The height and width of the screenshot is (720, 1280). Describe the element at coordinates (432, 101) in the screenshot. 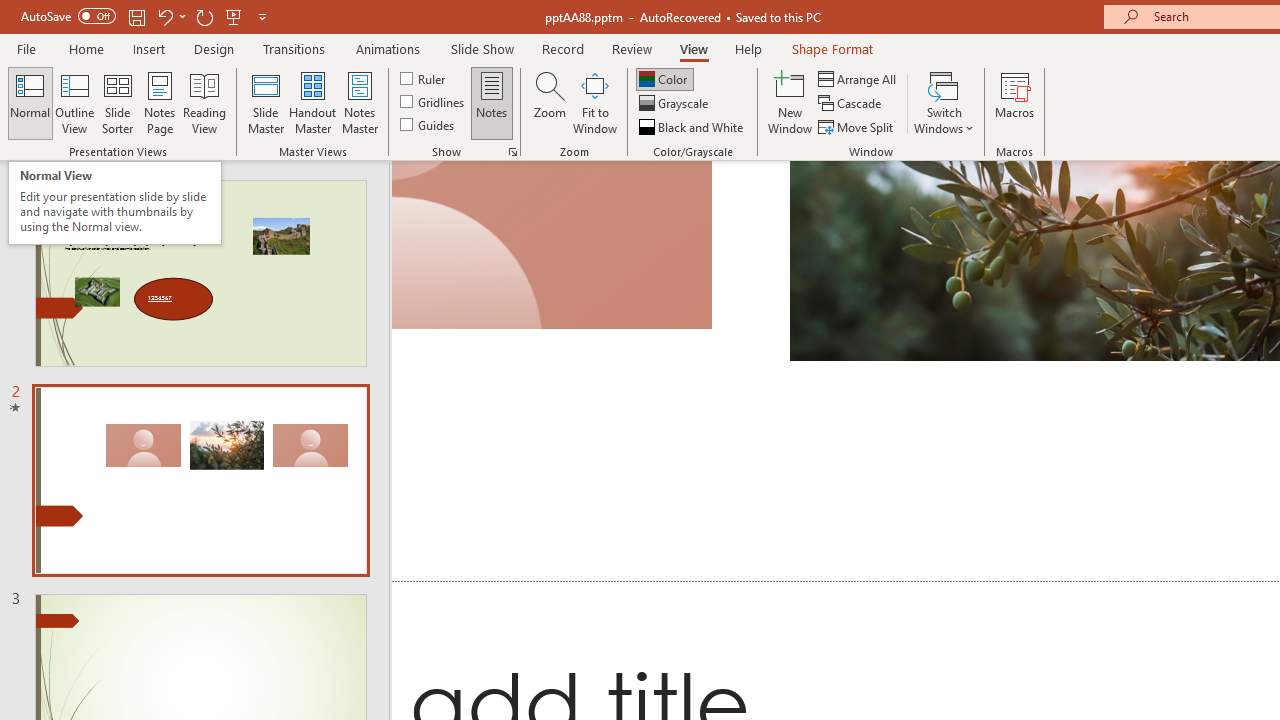

I see `'Gridlines'` at that location.